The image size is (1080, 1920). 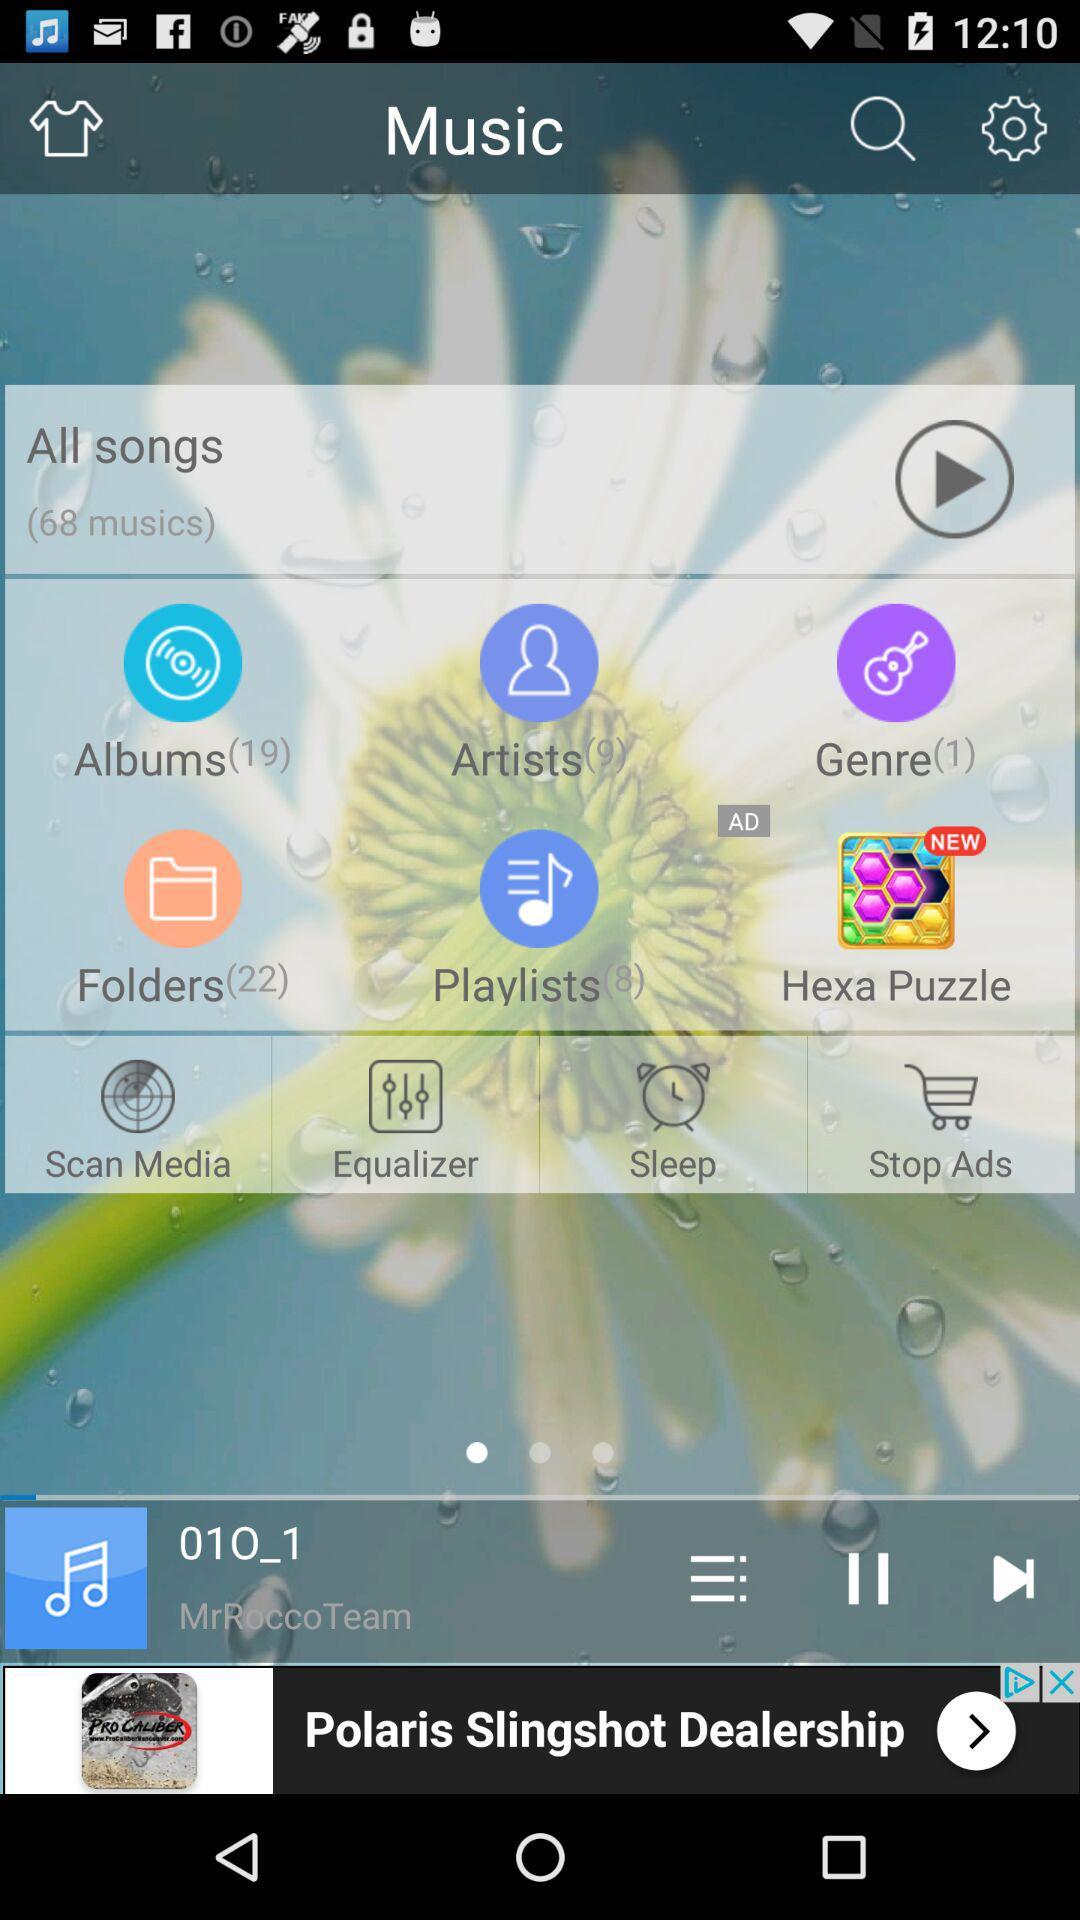 What do you see at coordinates (867, 1688) in the screenshot?
I see `the pause icon` at bounding box center [867, 1688].